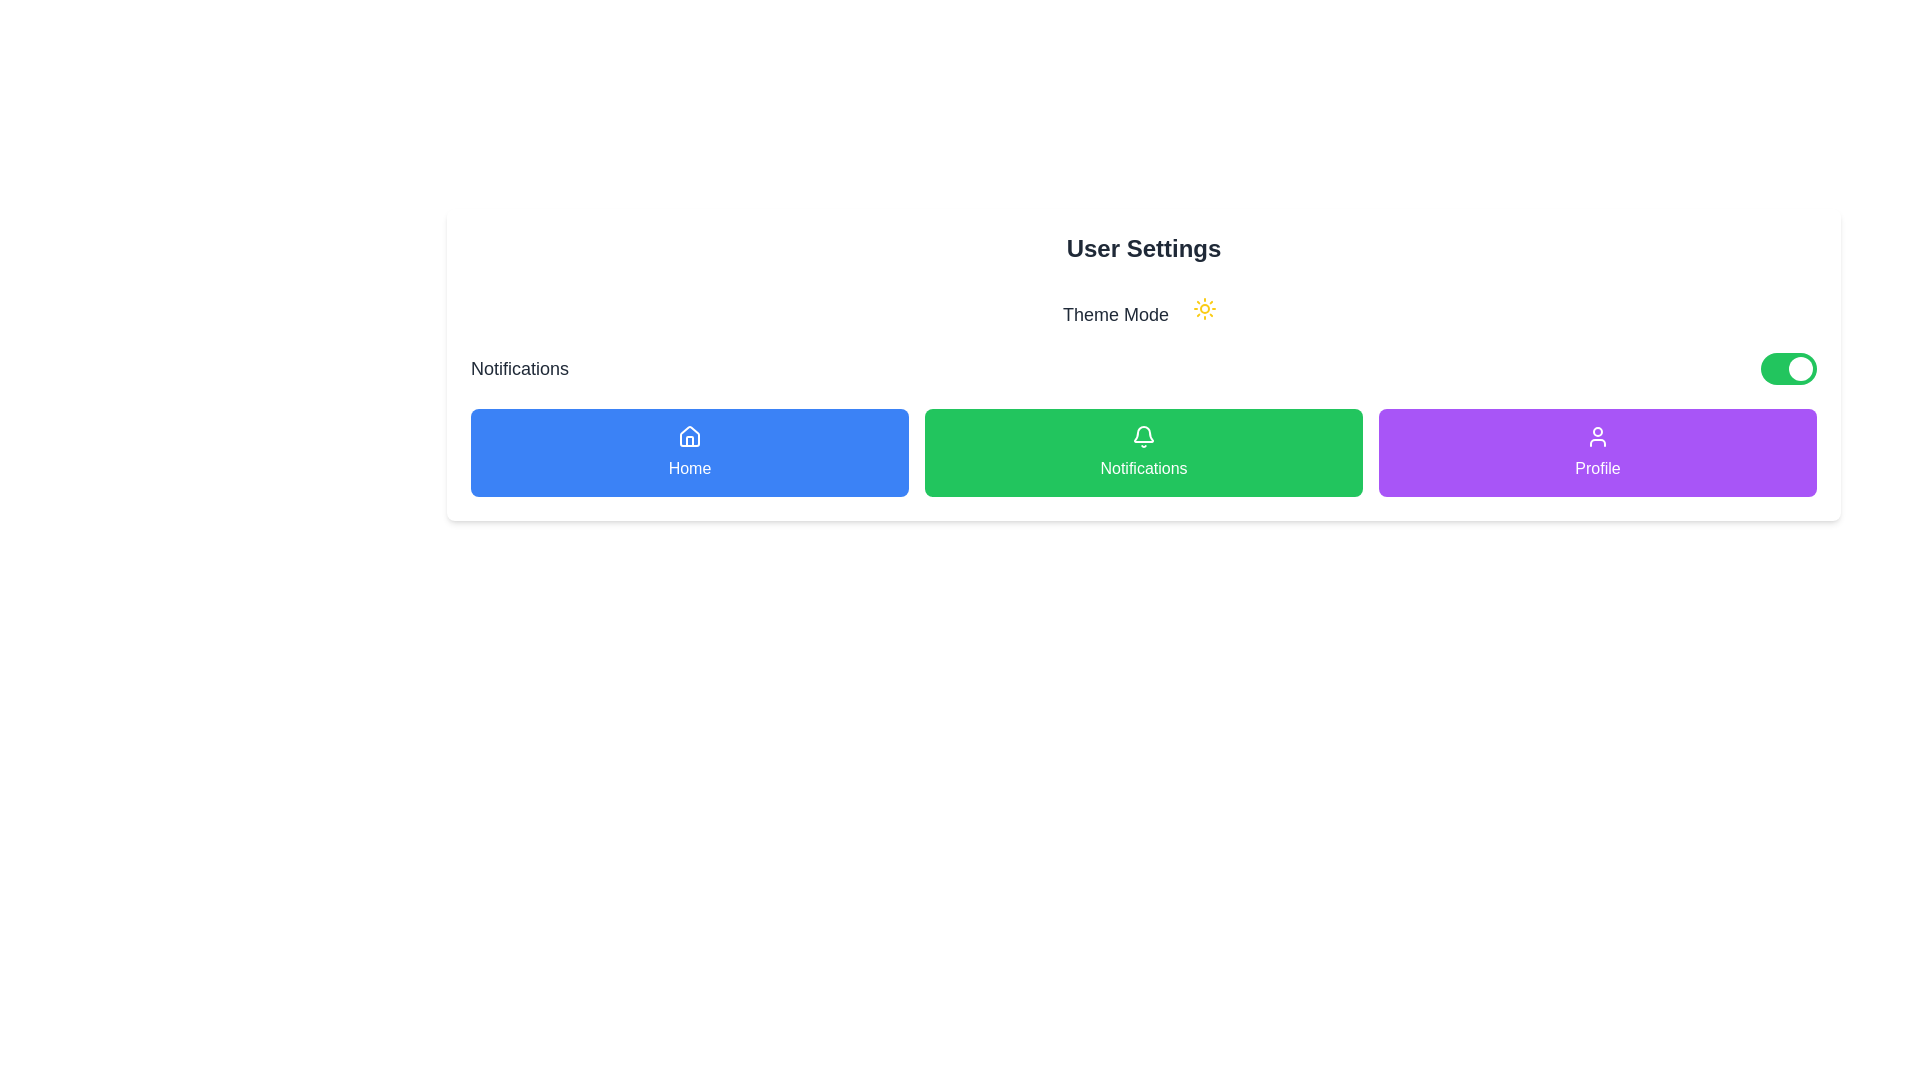  What do you see at coordinates (1203, 308) in the screenshot?
I see `the circular sun-shaped button, which is yellow with radial lines, located to the right of the 'Theme Mode' text in the 'User Settings' section` at bounding box center [1203, 308].